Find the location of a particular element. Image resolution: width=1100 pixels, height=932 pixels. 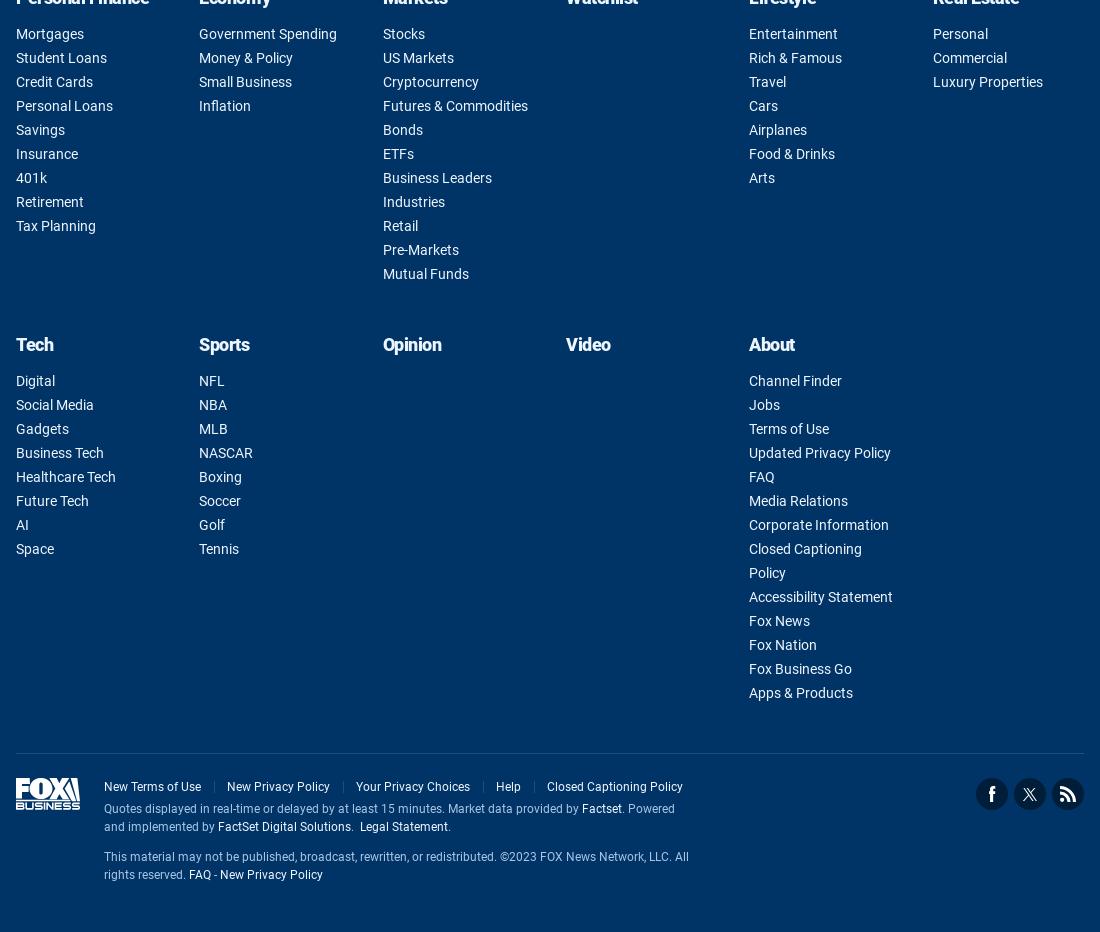

'About' is located at coordinates (771, 343).